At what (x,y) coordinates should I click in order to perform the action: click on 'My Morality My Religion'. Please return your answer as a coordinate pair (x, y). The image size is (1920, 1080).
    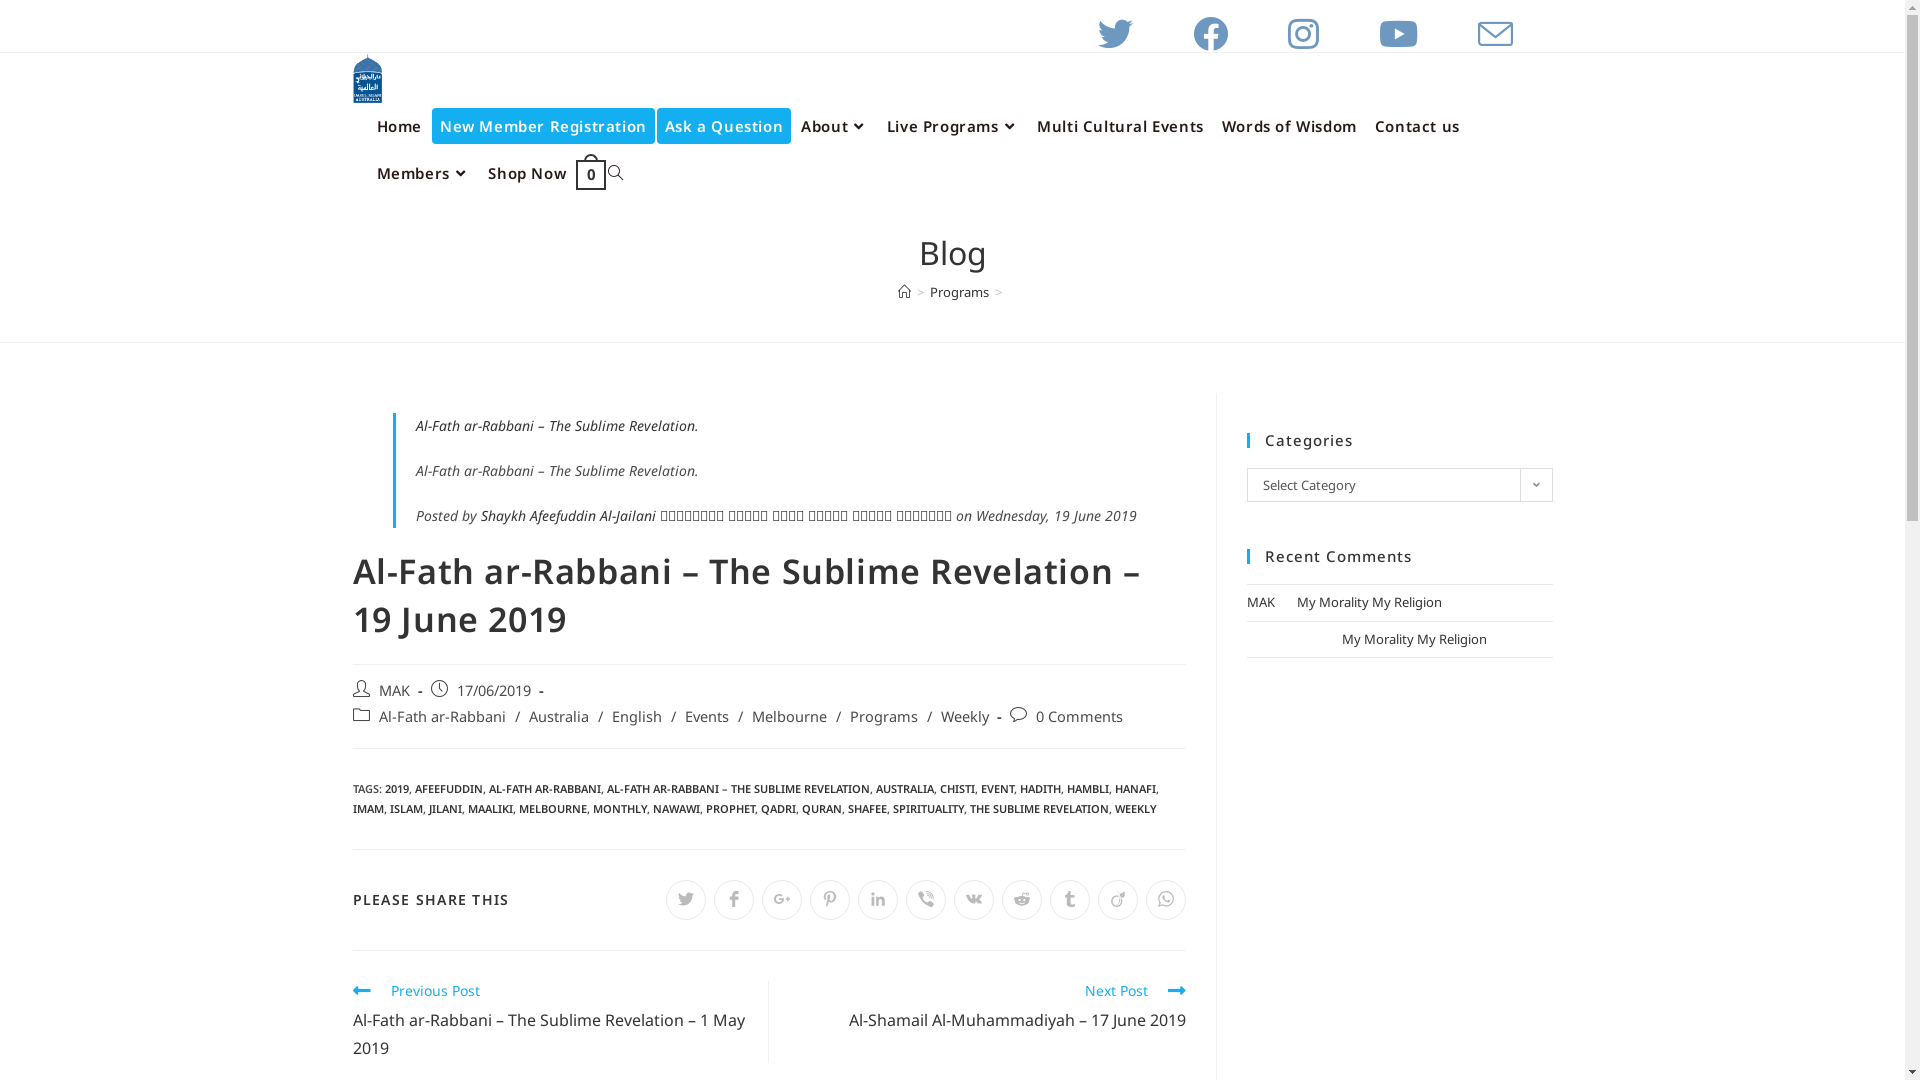
    Looking at the image, I should click on (1367, 600).